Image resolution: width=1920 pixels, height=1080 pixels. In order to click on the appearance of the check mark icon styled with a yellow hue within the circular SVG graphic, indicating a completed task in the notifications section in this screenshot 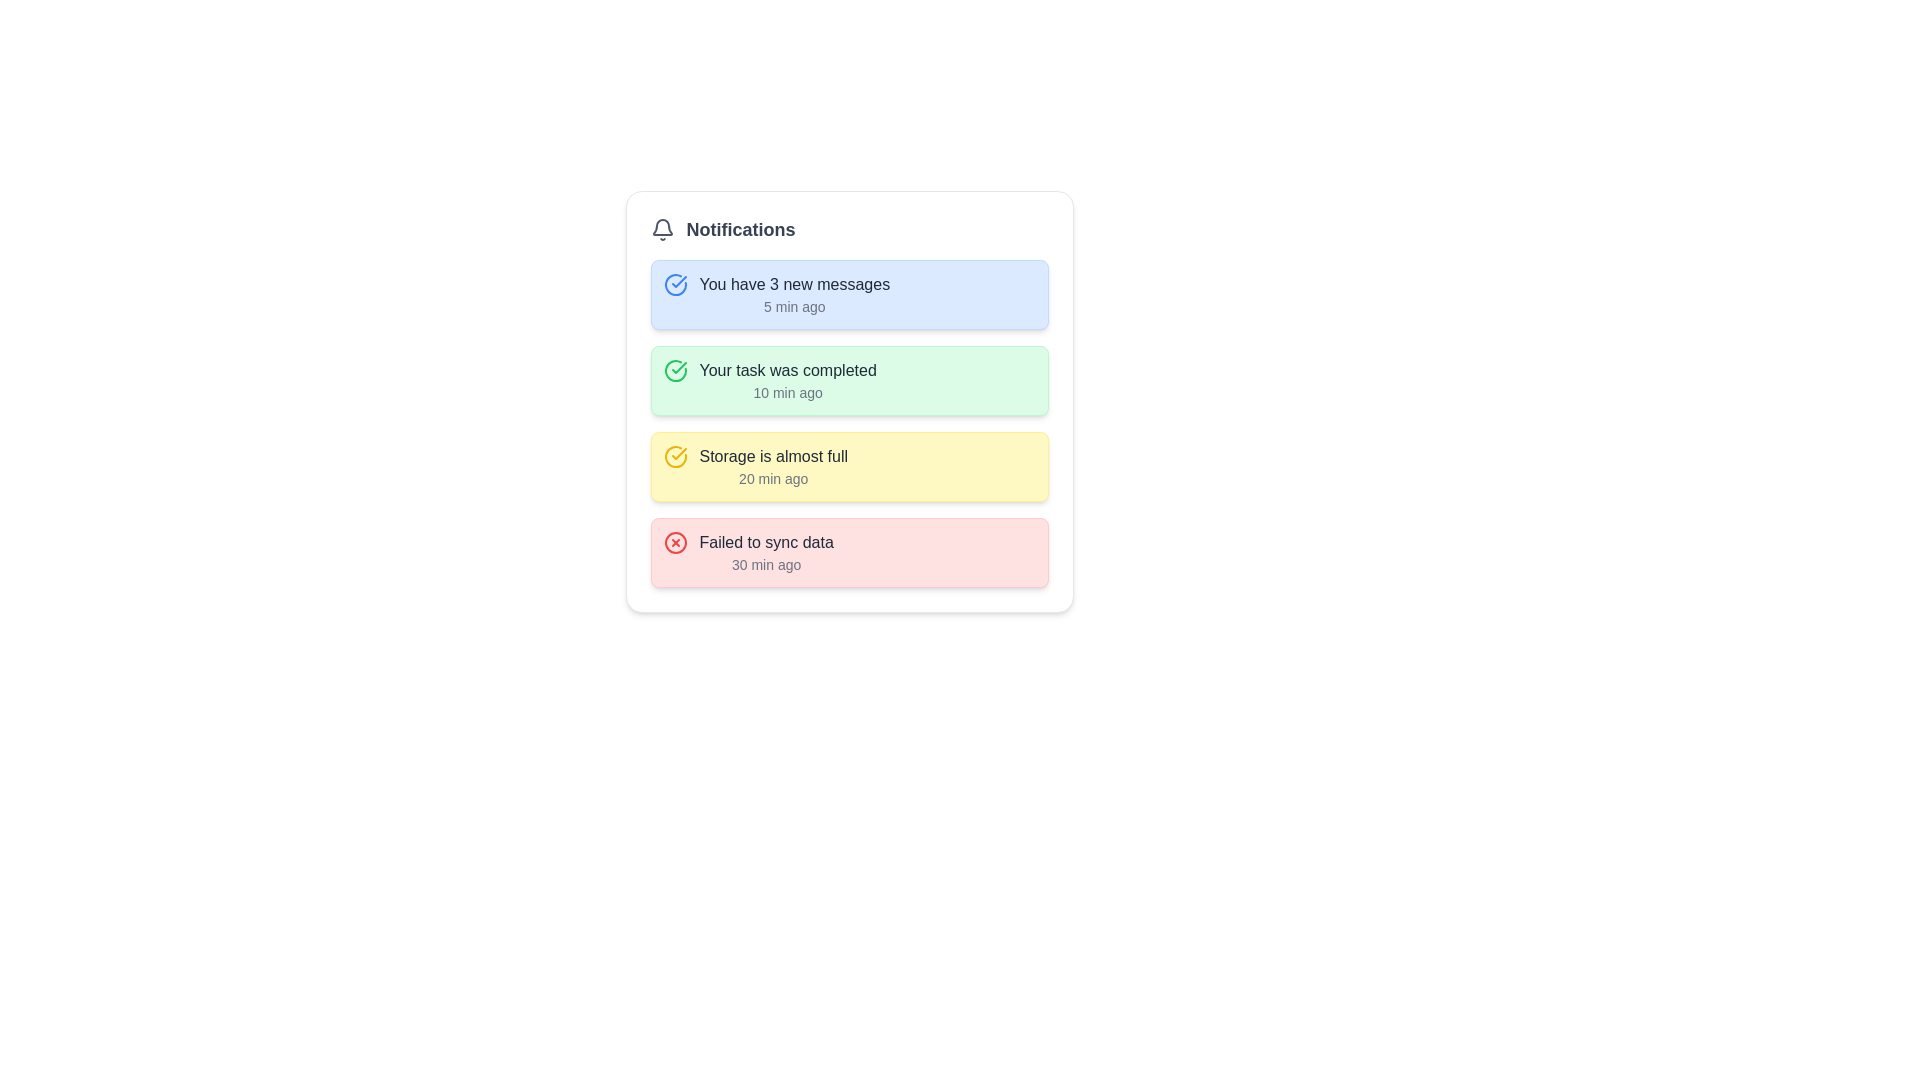, I will do `click(678, 454)`.